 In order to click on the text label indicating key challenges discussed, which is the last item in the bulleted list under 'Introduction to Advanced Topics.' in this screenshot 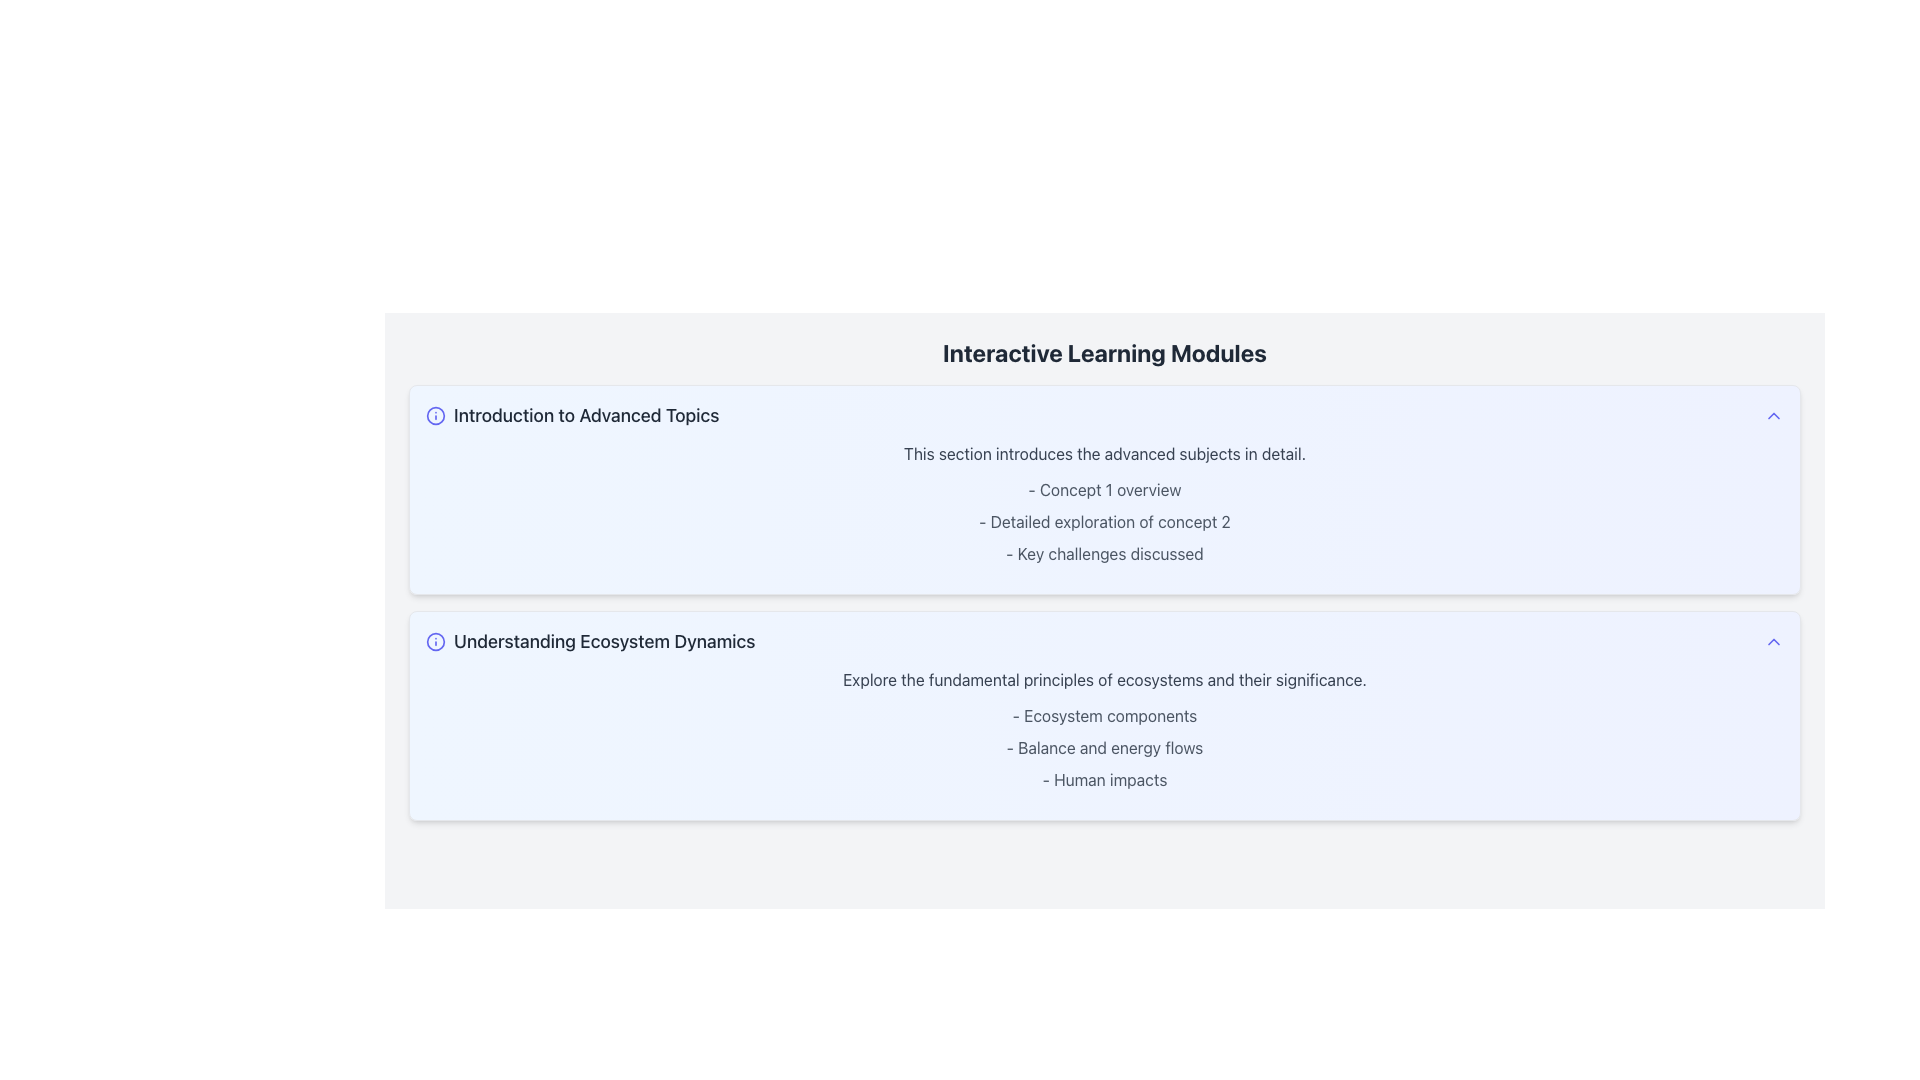, I will do `click(1103, 554)`.